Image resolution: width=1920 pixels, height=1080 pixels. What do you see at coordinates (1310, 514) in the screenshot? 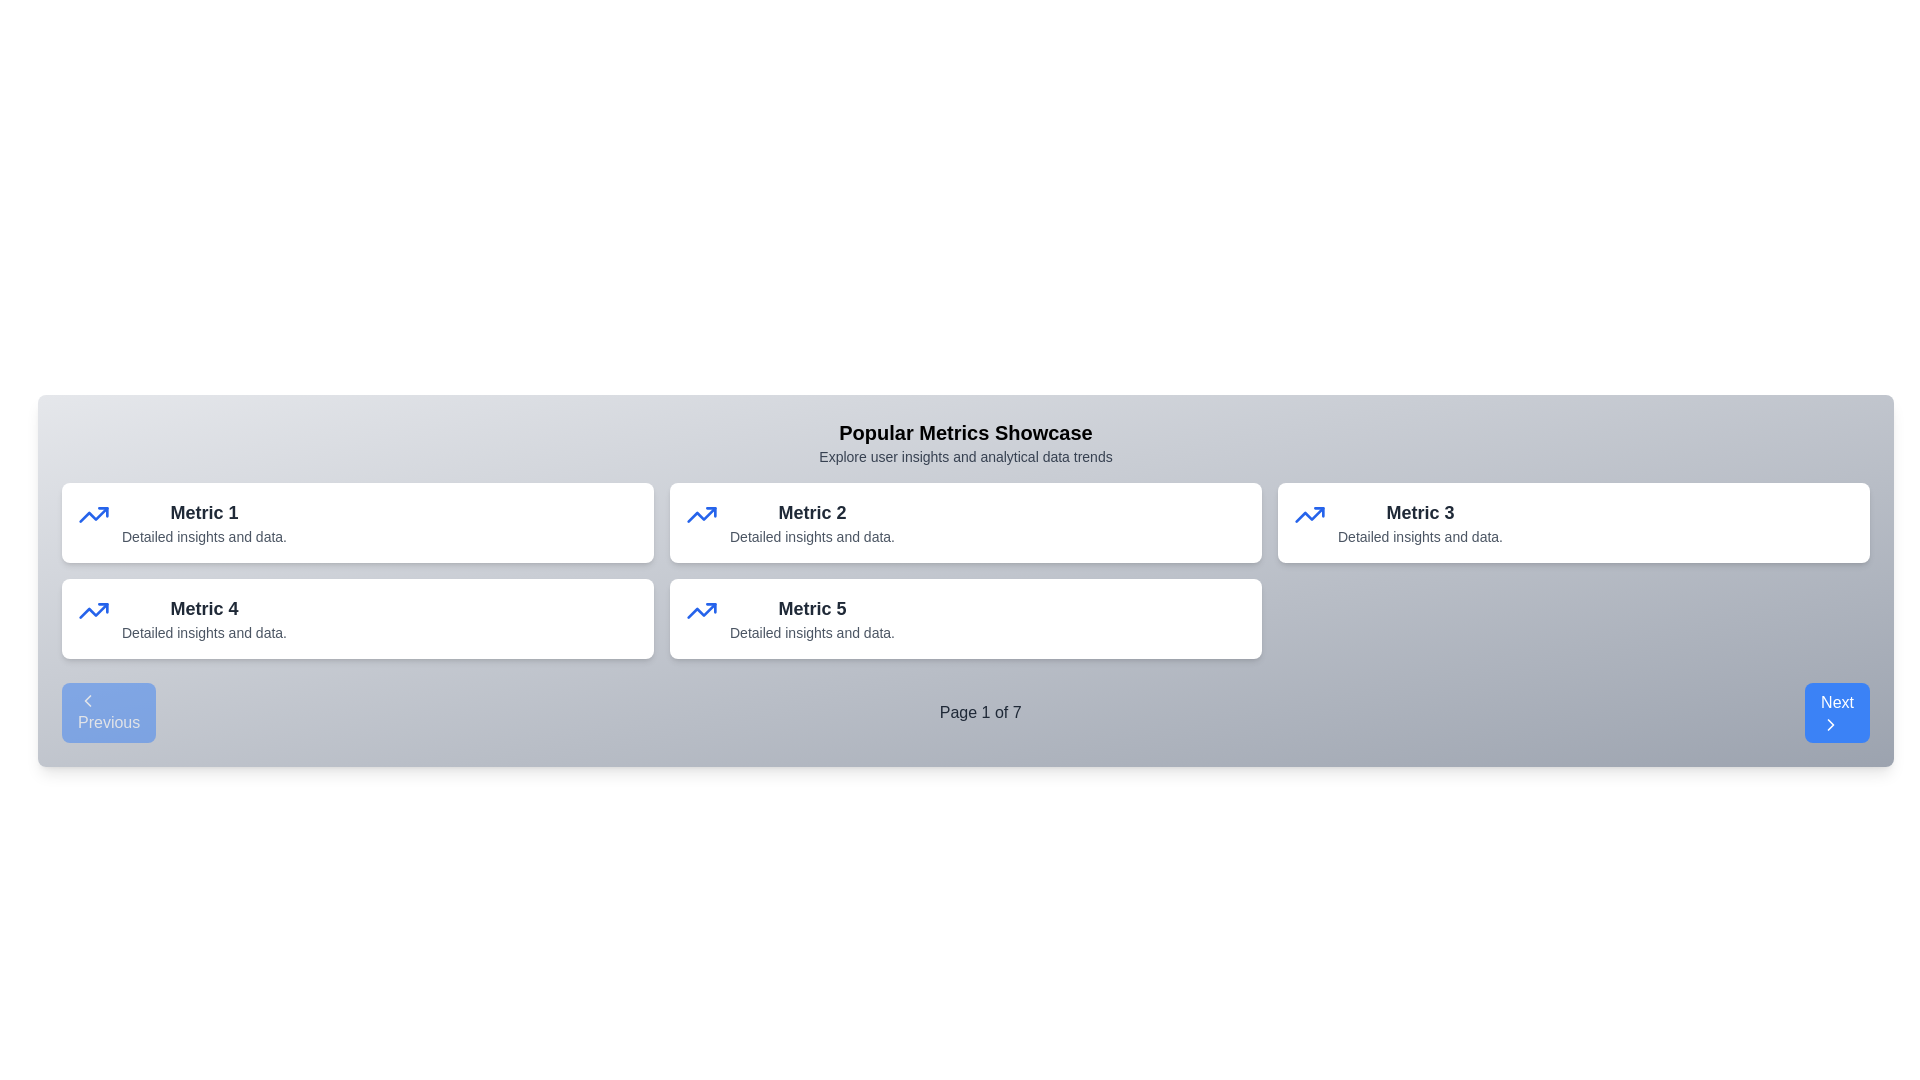
I see `the icon in the top-left corner of the third metric card labeled 'Metric 3'` at bounding box center [1310, 514].